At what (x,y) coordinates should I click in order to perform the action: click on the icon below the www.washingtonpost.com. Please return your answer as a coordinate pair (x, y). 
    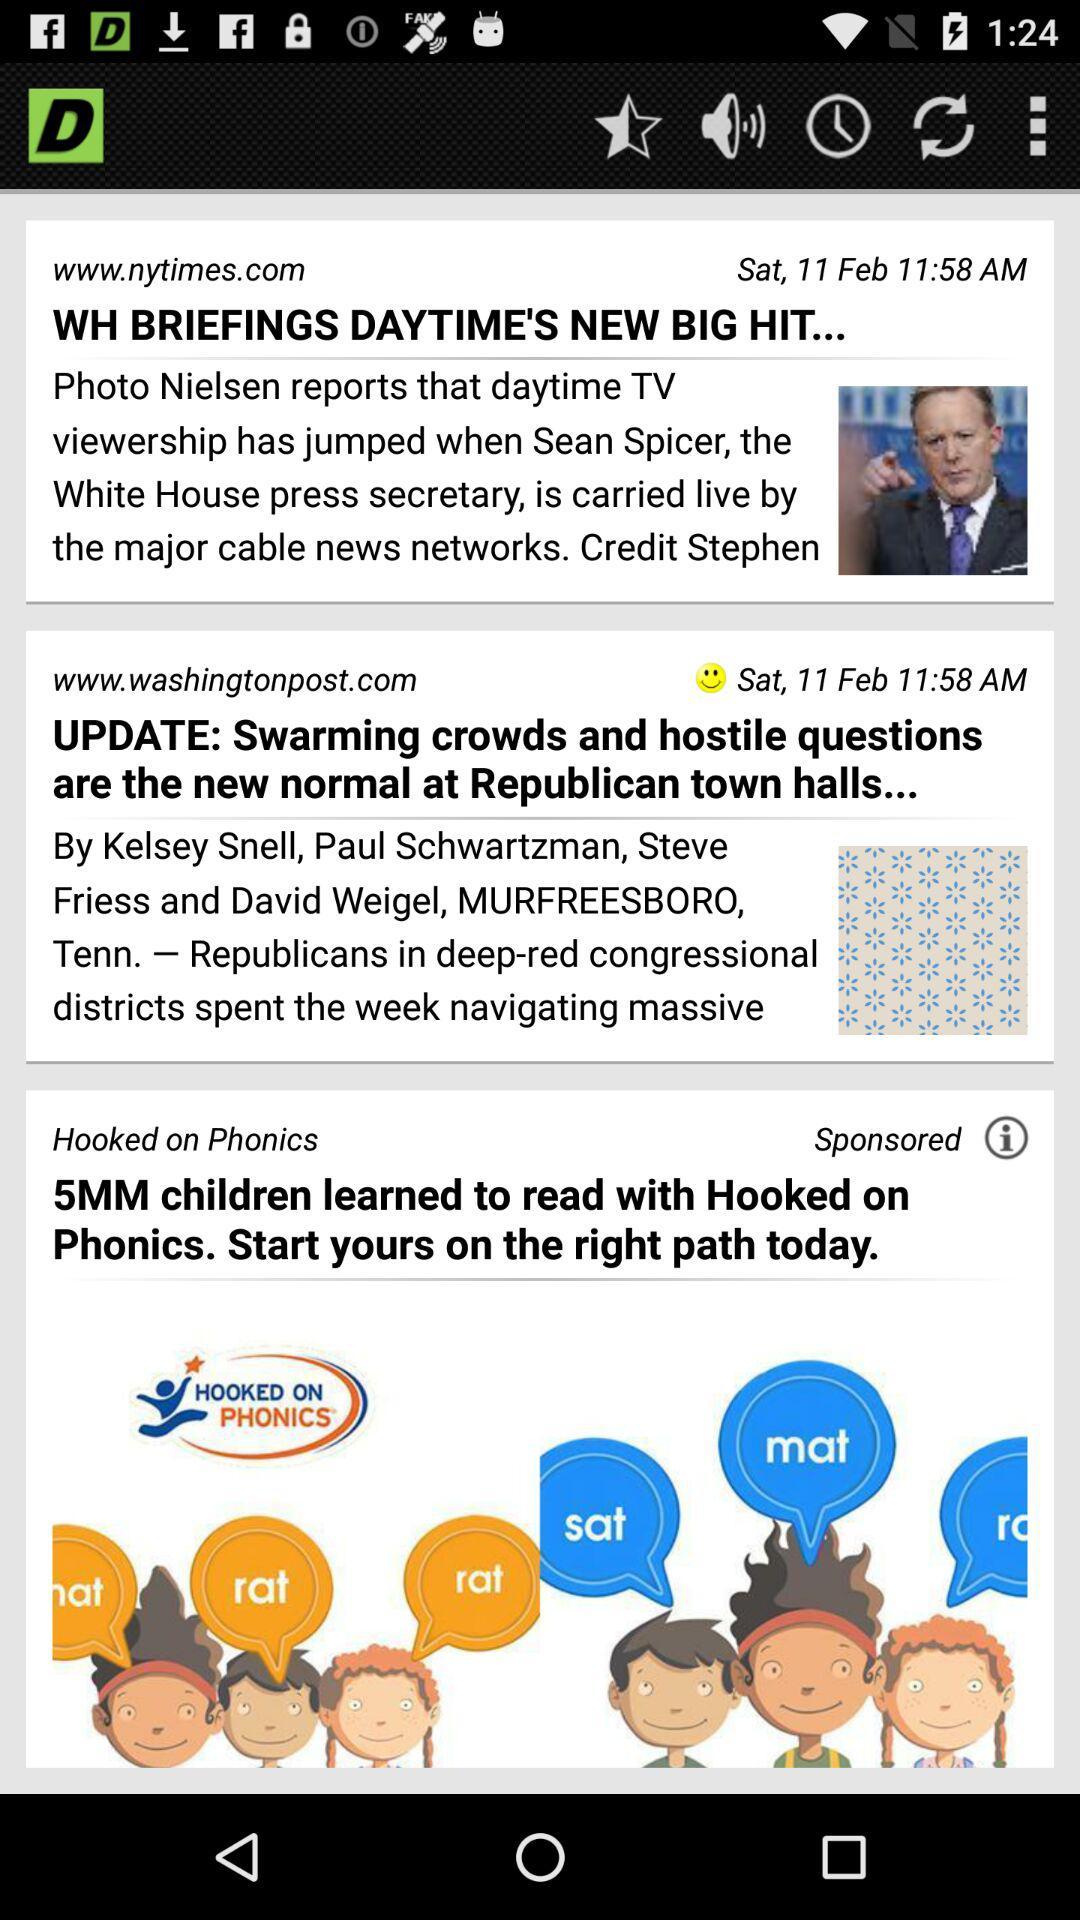
    Looking at the image, I should click on (540, 757).